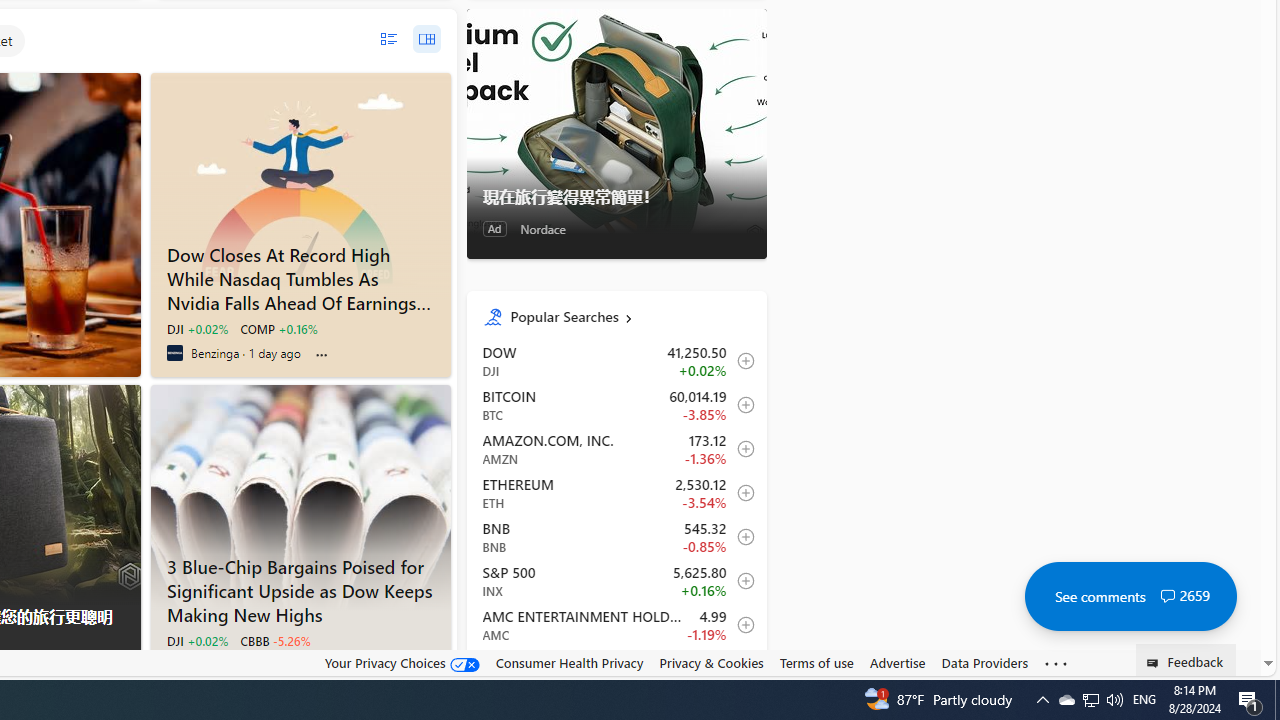 The image size is (1280, 720). Describe the element at coordinates (400, 662) in the screenshot. I see `'Your Privacy Choices'` at that location.